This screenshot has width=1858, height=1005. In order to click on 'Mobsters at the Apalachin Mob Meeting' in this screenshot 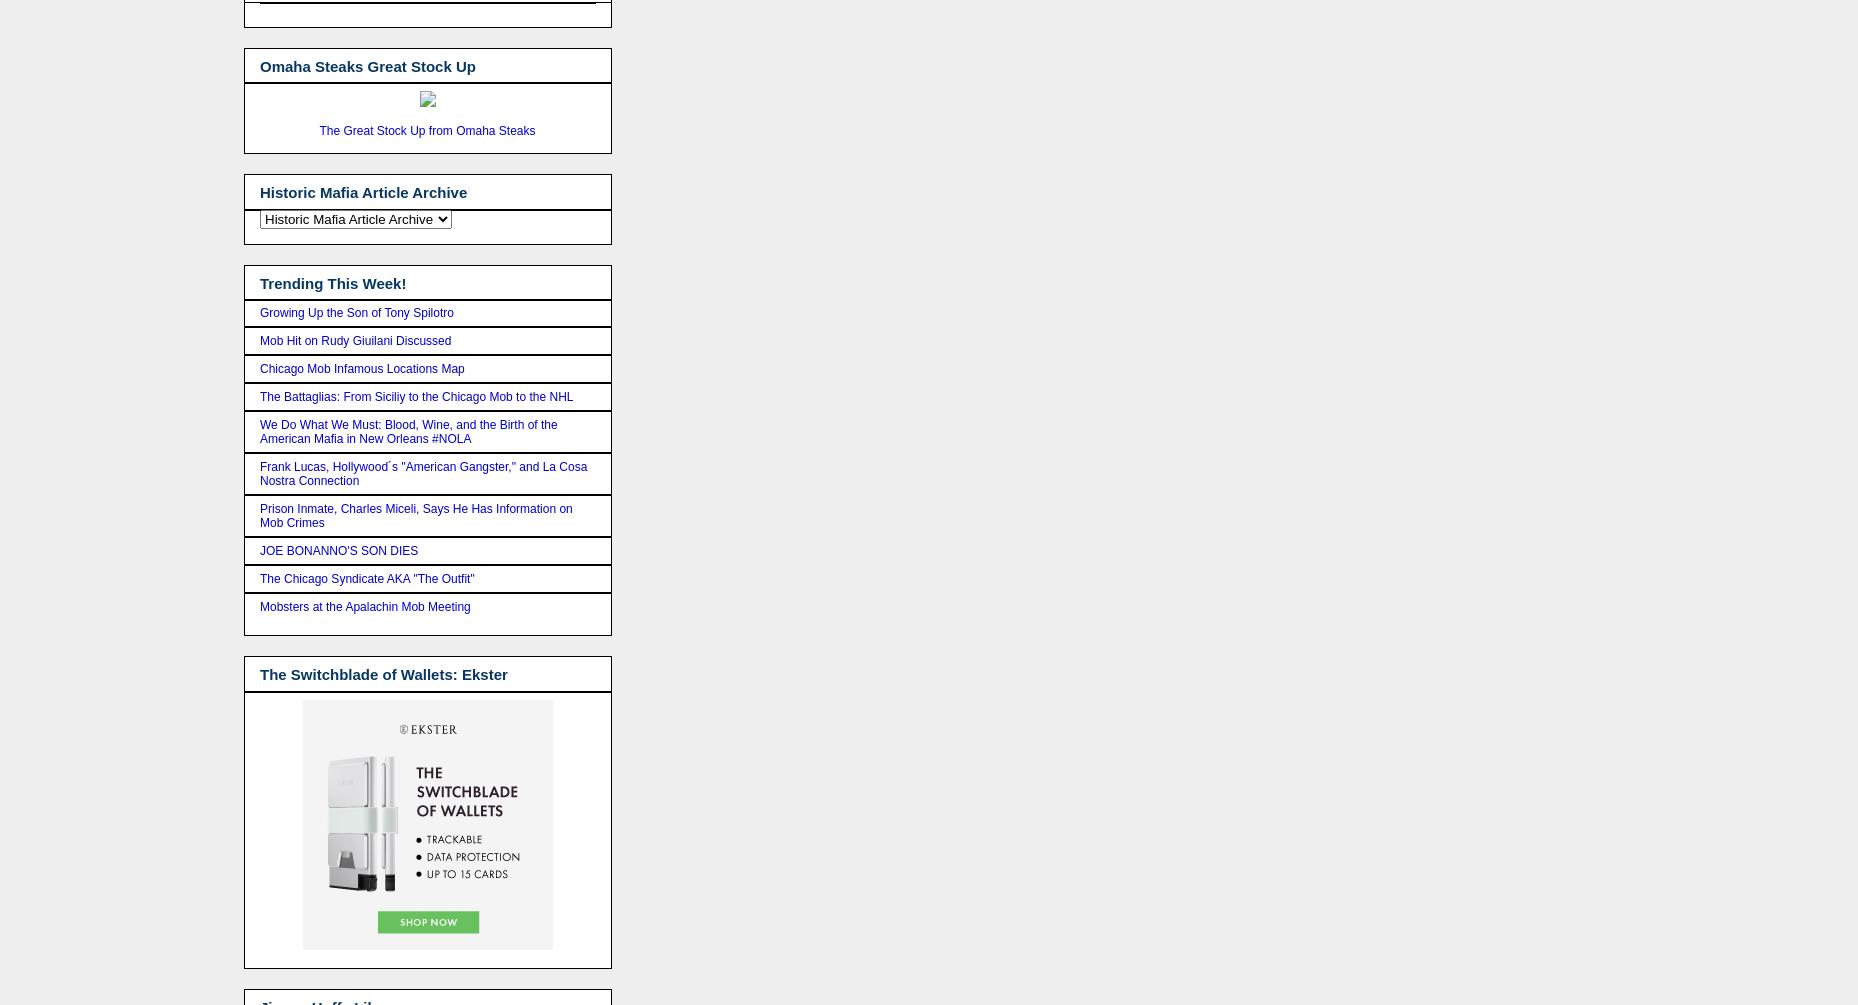, I will do `click(258, 606)`.